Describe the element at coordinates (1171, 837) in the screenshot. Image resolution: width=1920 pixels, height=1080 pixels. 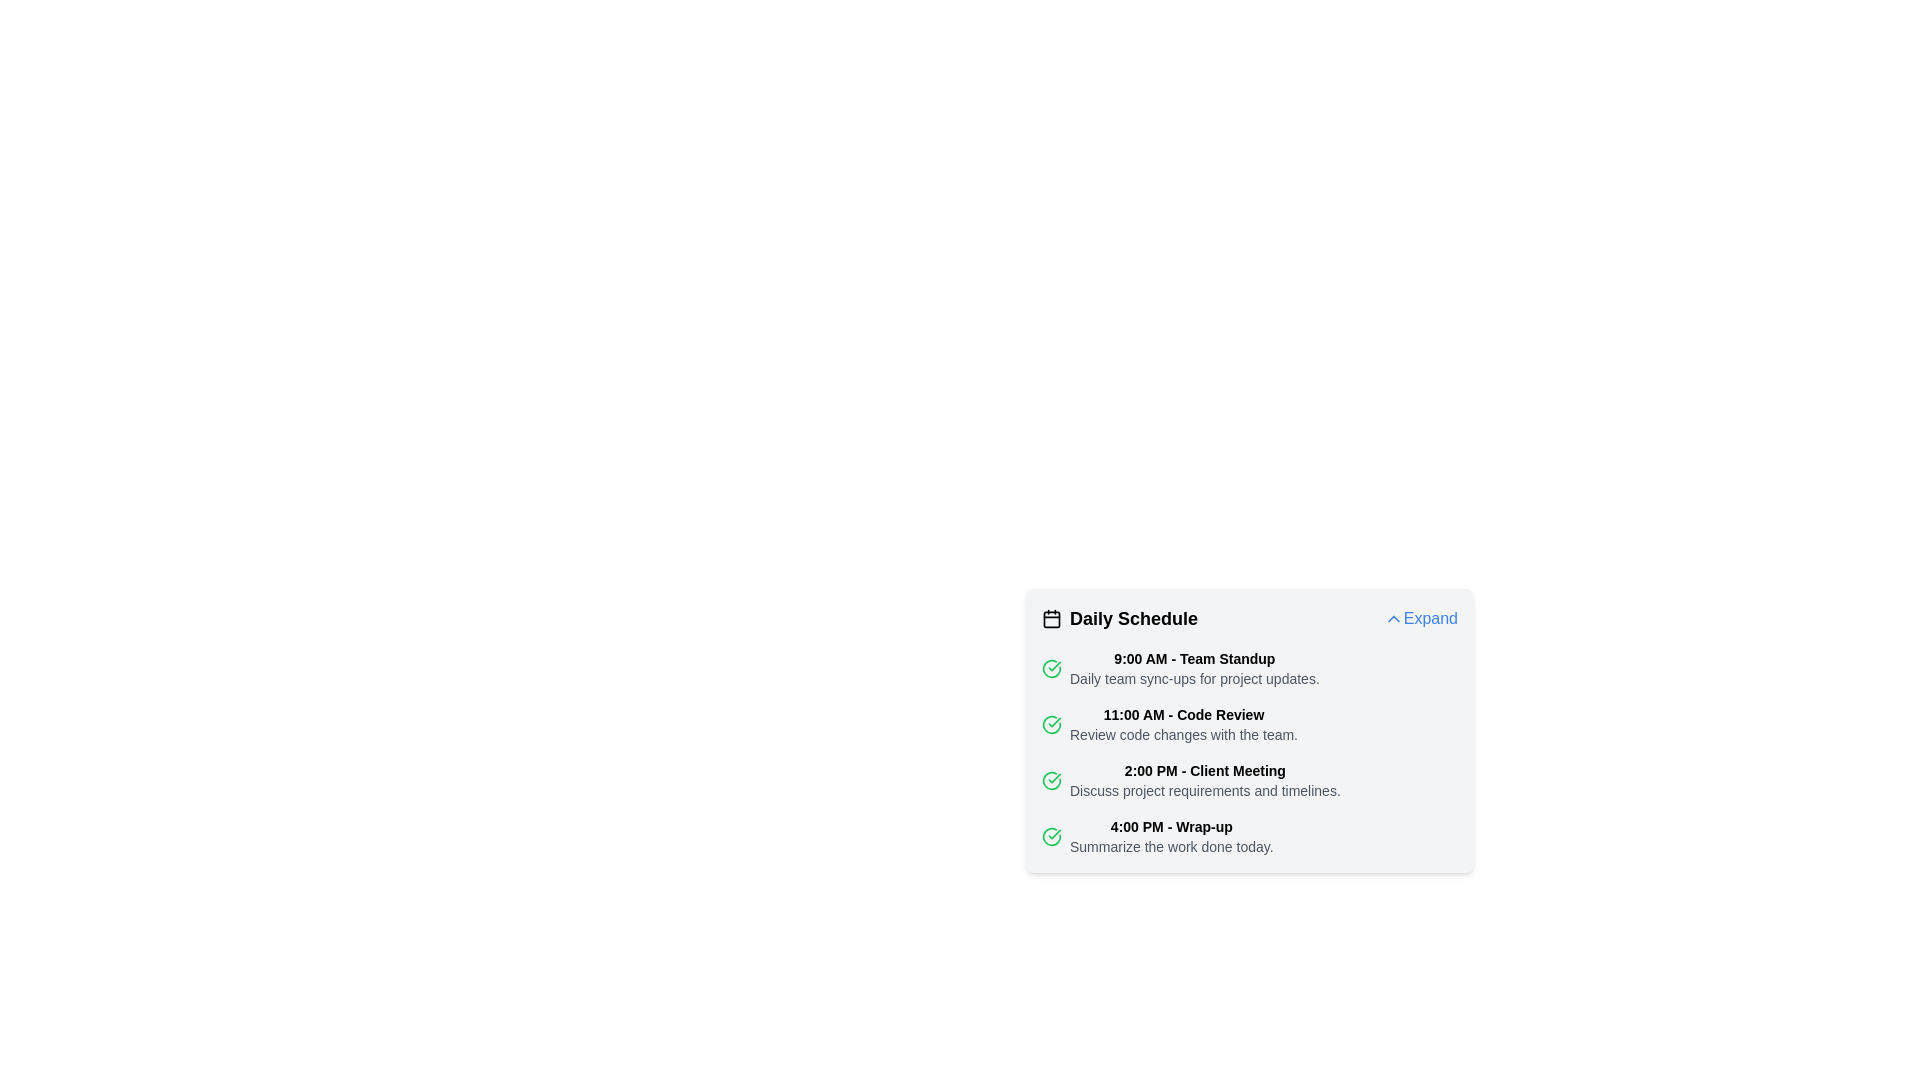
I see `textual content of the last text block in the 'Daily Schedule' card, which displays the scheduled activity or task details` at that location.